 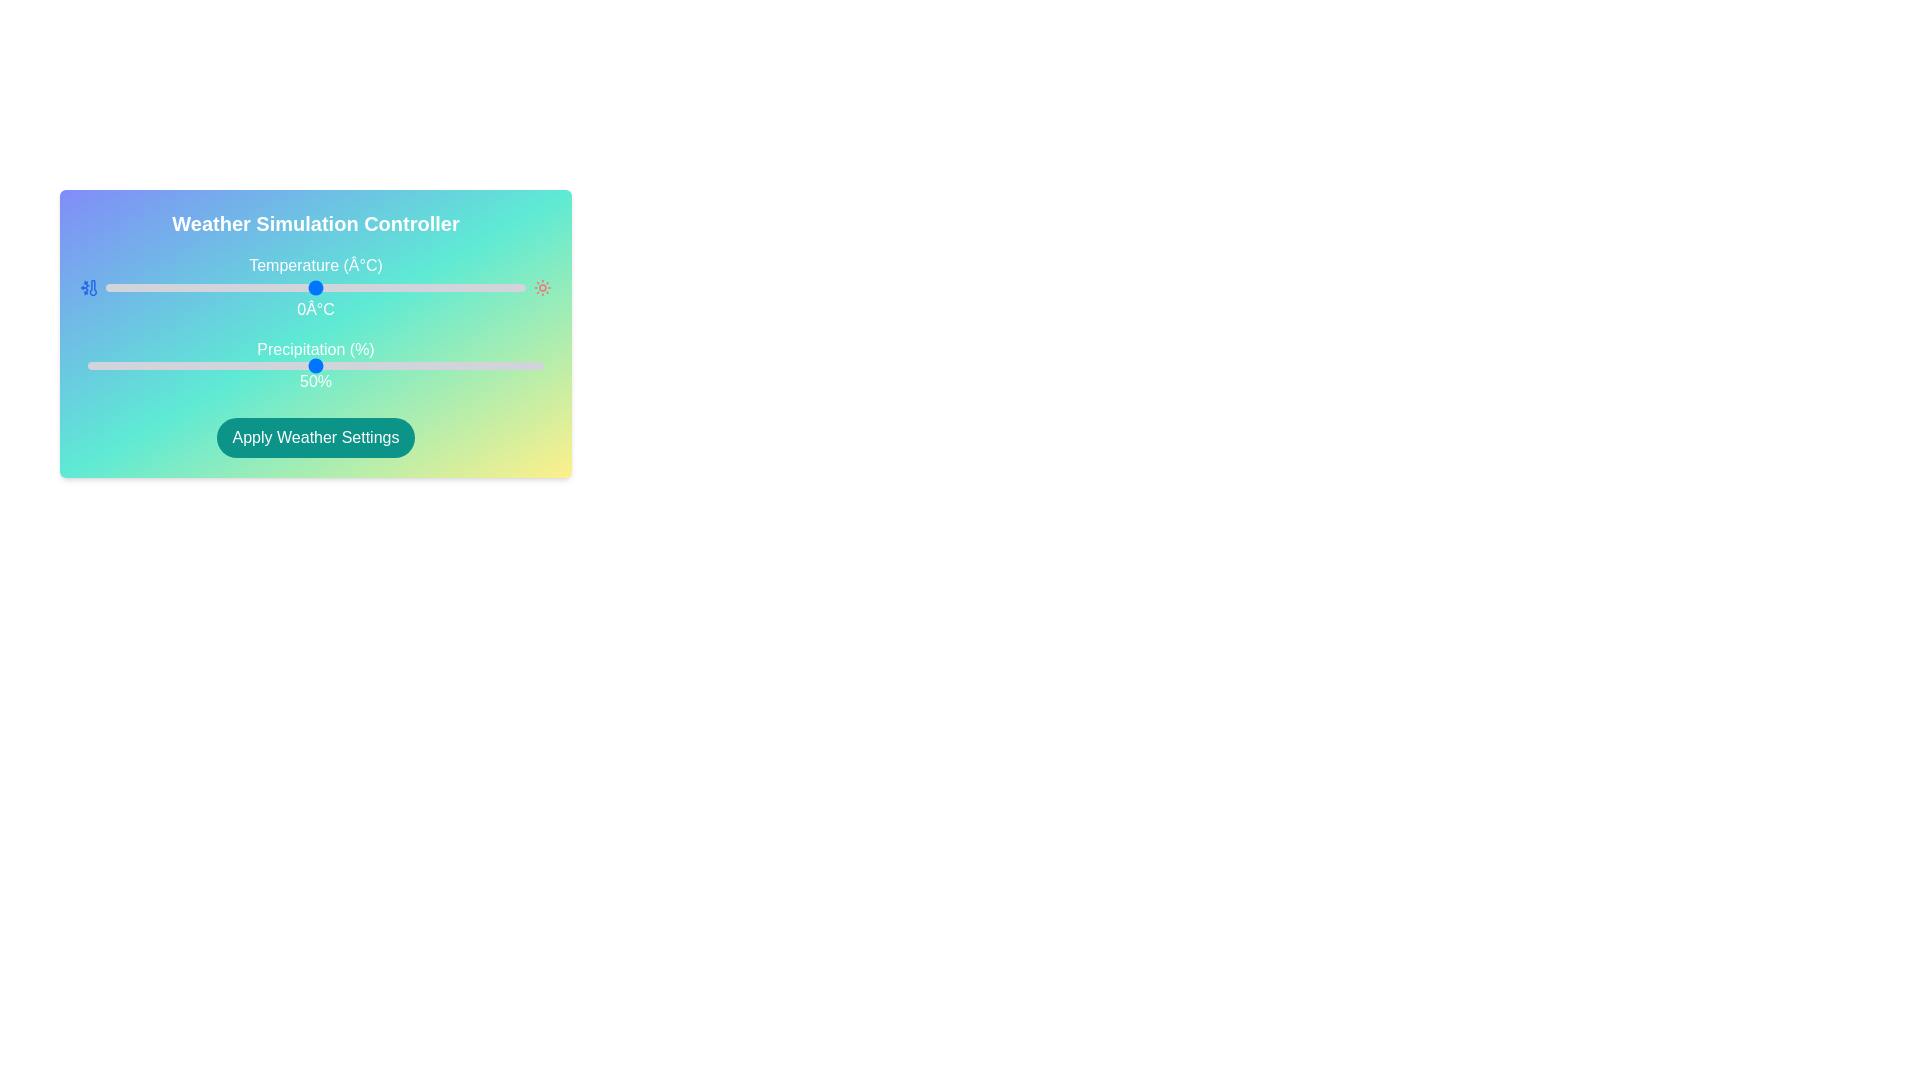 I want to click on the precipitation slider to 87%, so click(x=484, y=366).